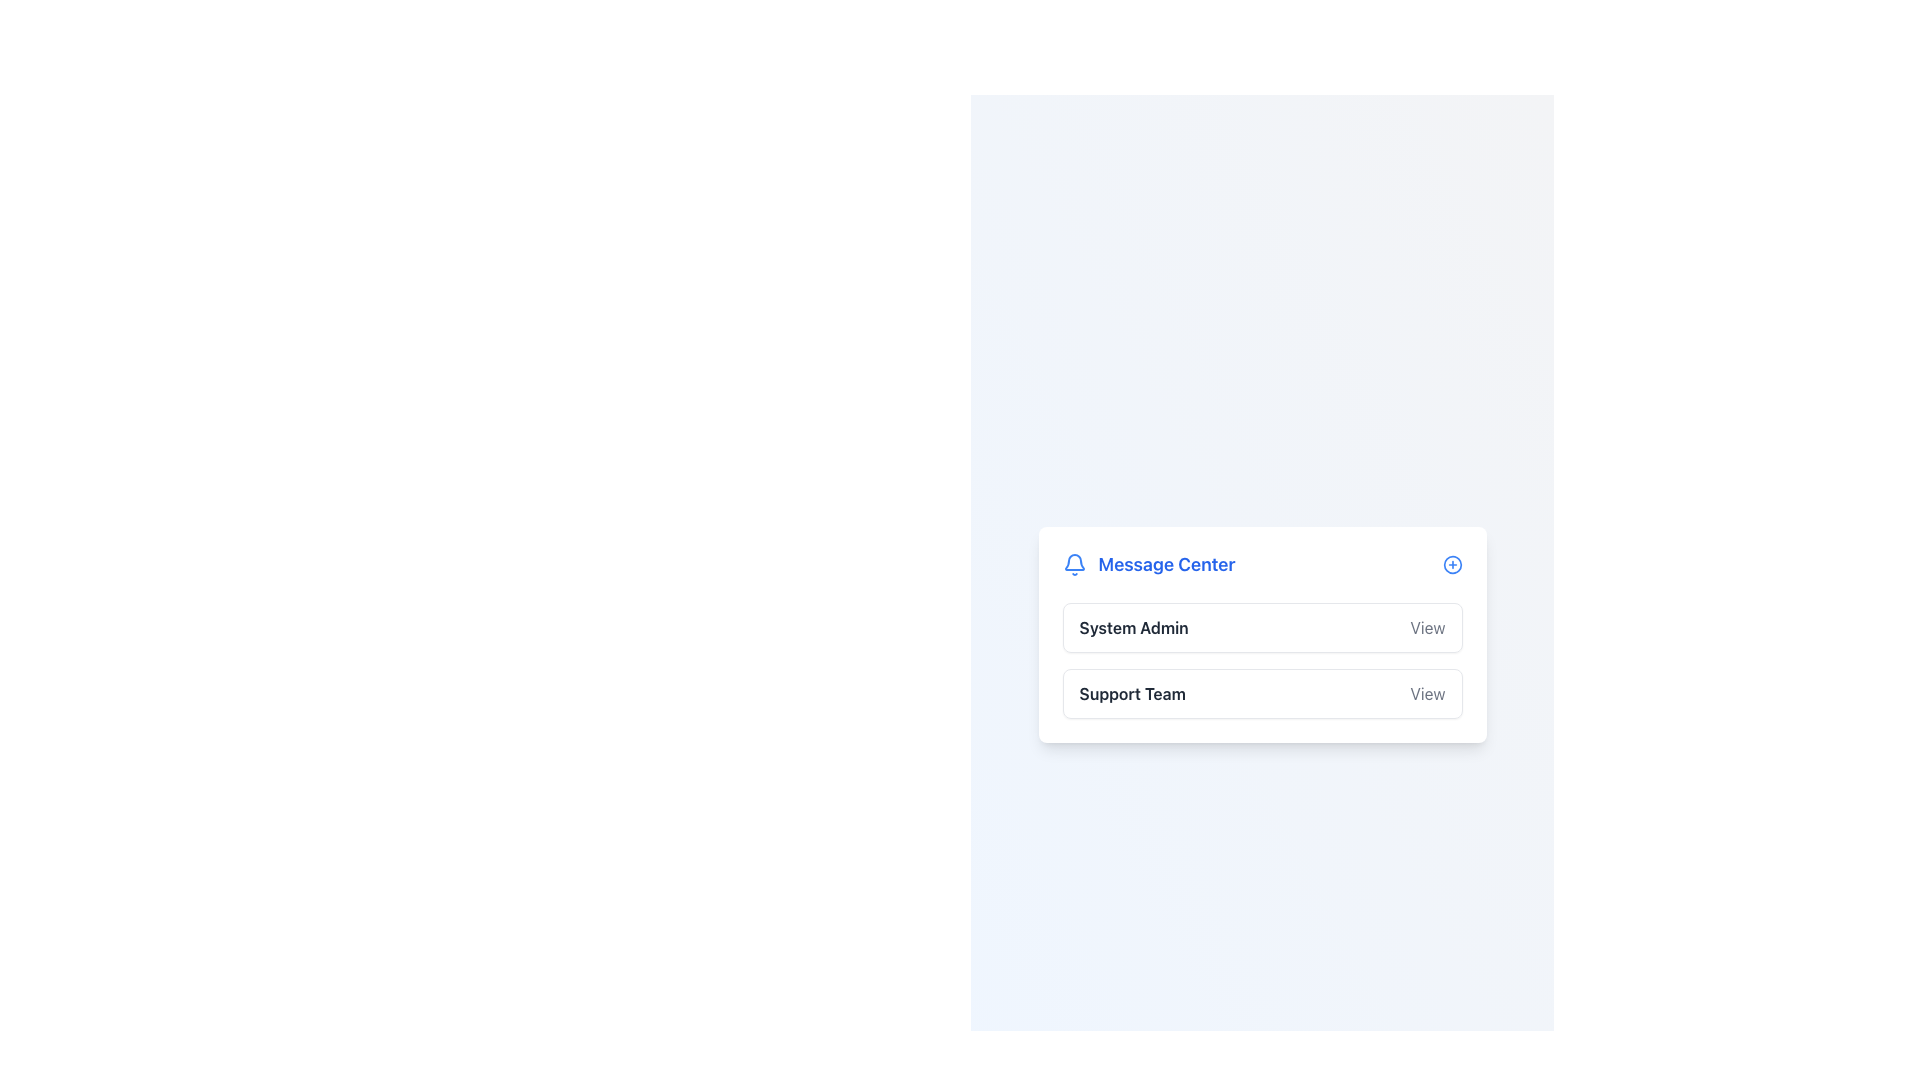 The image size is (1920, 1080). What do you see at coordinates (1452, 564) in the screenshot?
I see `the circular outline for the plus icon located in the top-right corner of the 'Message Center' box to interact with the 'add new item' feature` at bounding box center [1452, 564].